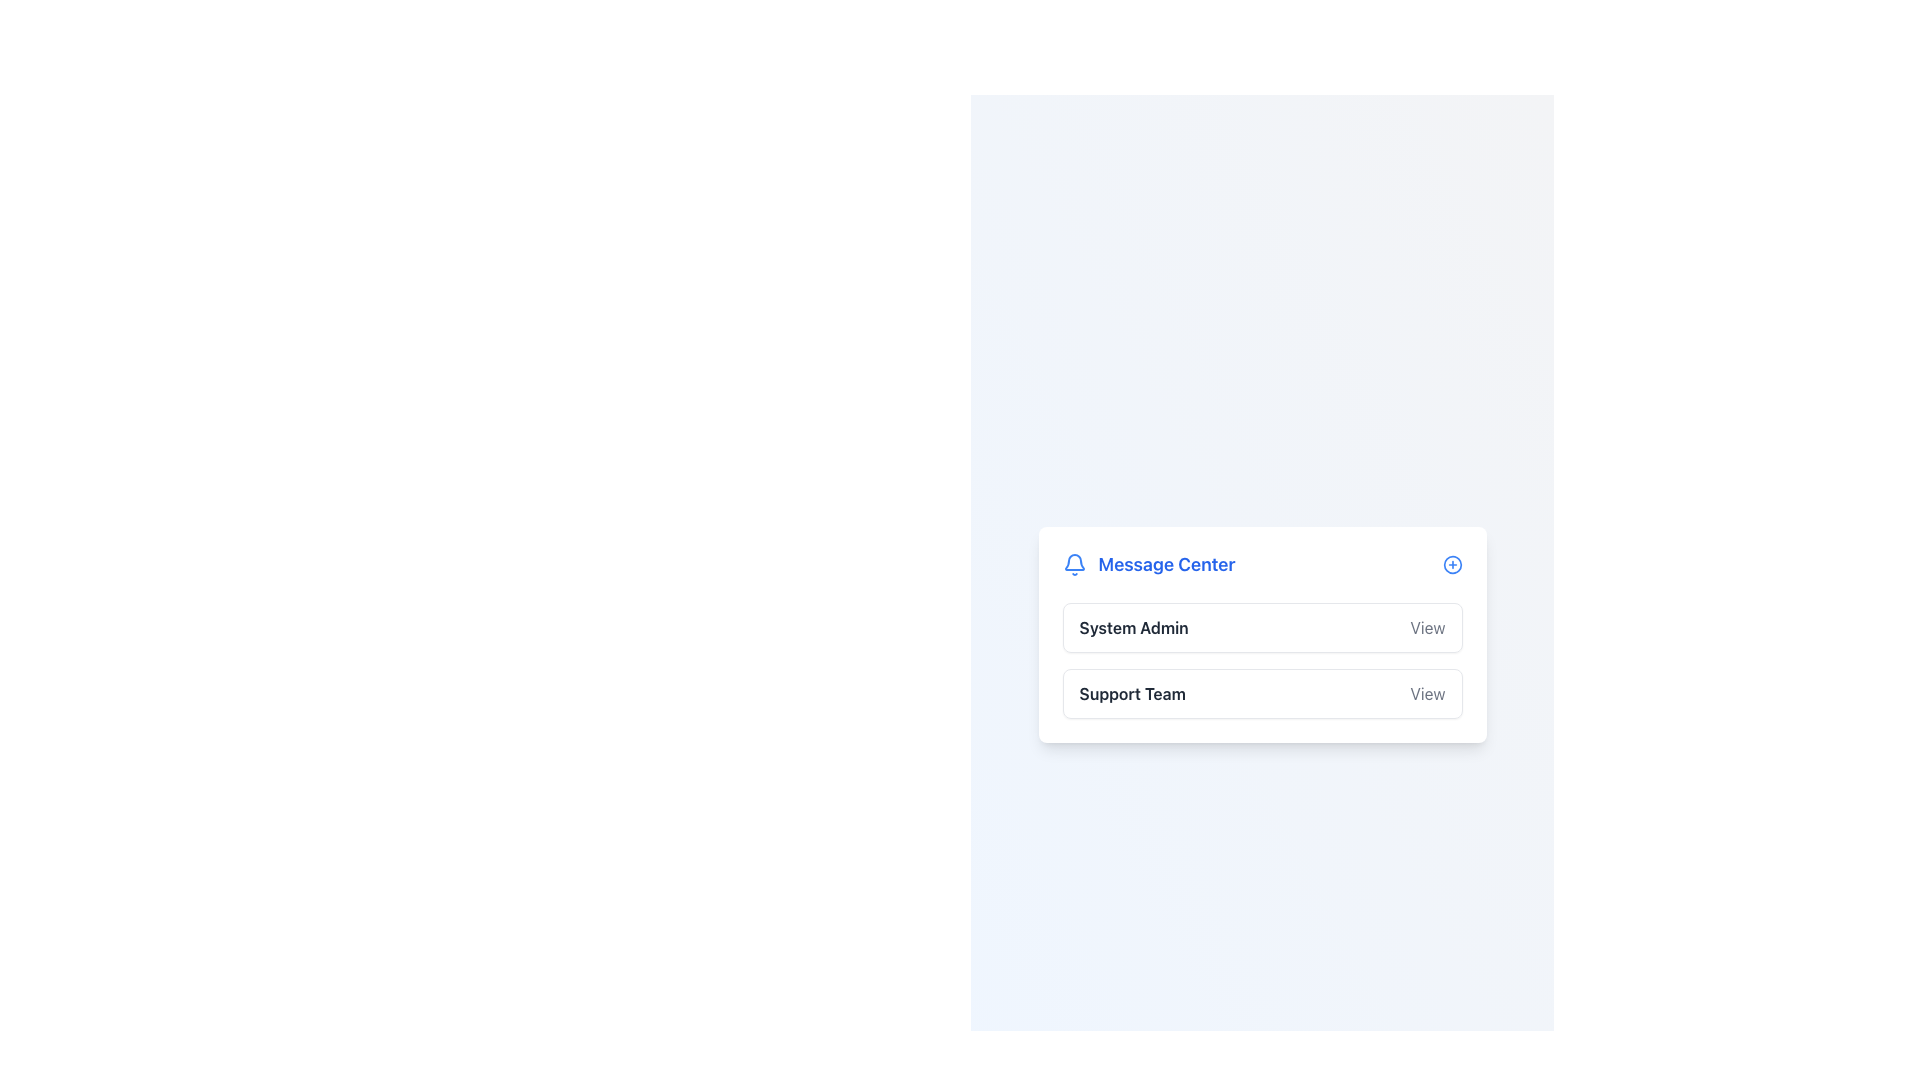 The image size is (1920, 1080). What do you see at coordinates (1452, 564) in the screenshot?
I see `the circular outline for the plus icon located in the top-right corner of the 'Message Center' box to interact with the 'add new item' feature` at bounding box center [1452, 564].